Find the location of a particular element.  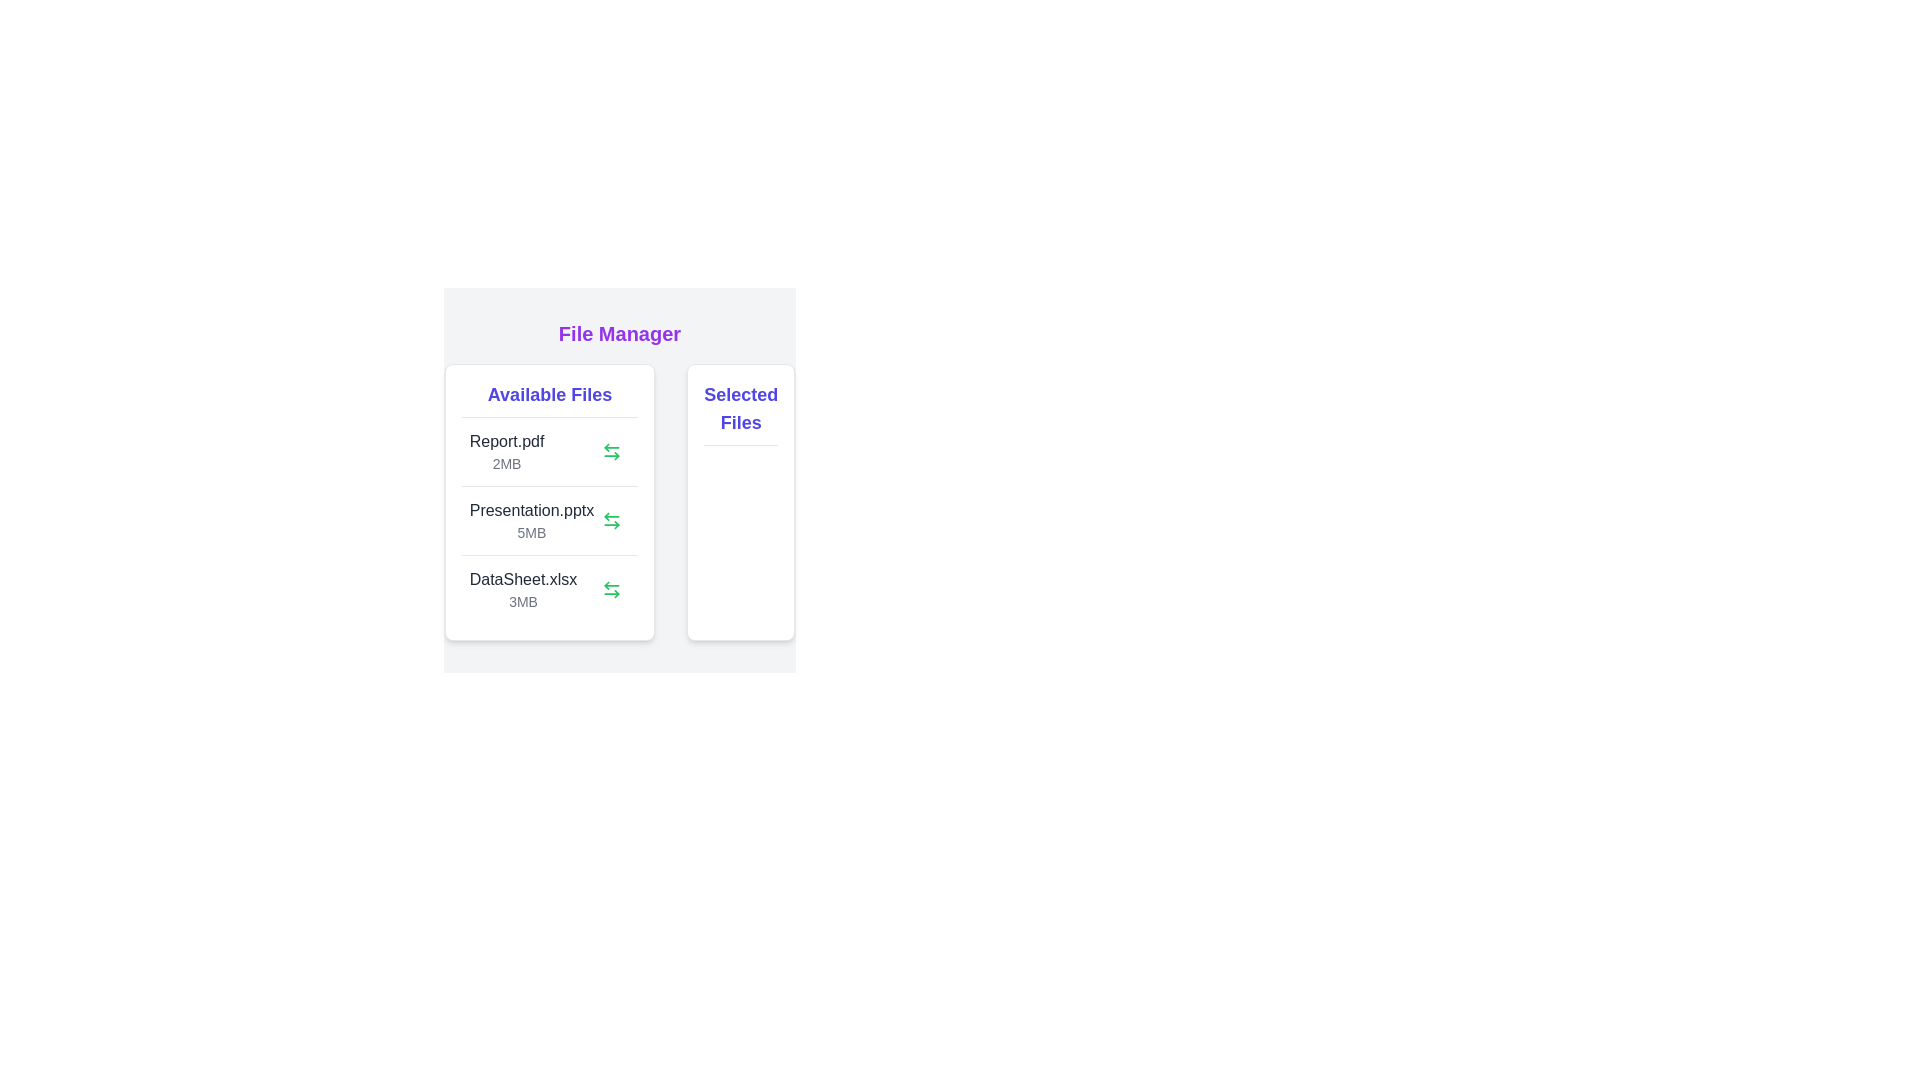

the button located in the 'Available Files' section, aligned to the right of the 'Presentation.pptx' row is located at coordinates (611, 519).